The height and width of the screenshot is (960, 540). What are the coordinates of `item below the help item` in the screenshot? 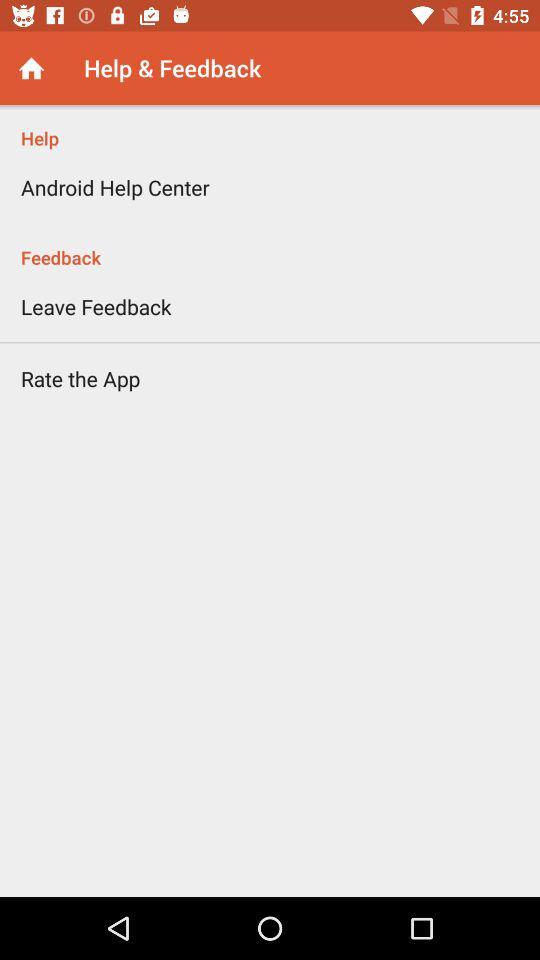 It's located at (115, 187).